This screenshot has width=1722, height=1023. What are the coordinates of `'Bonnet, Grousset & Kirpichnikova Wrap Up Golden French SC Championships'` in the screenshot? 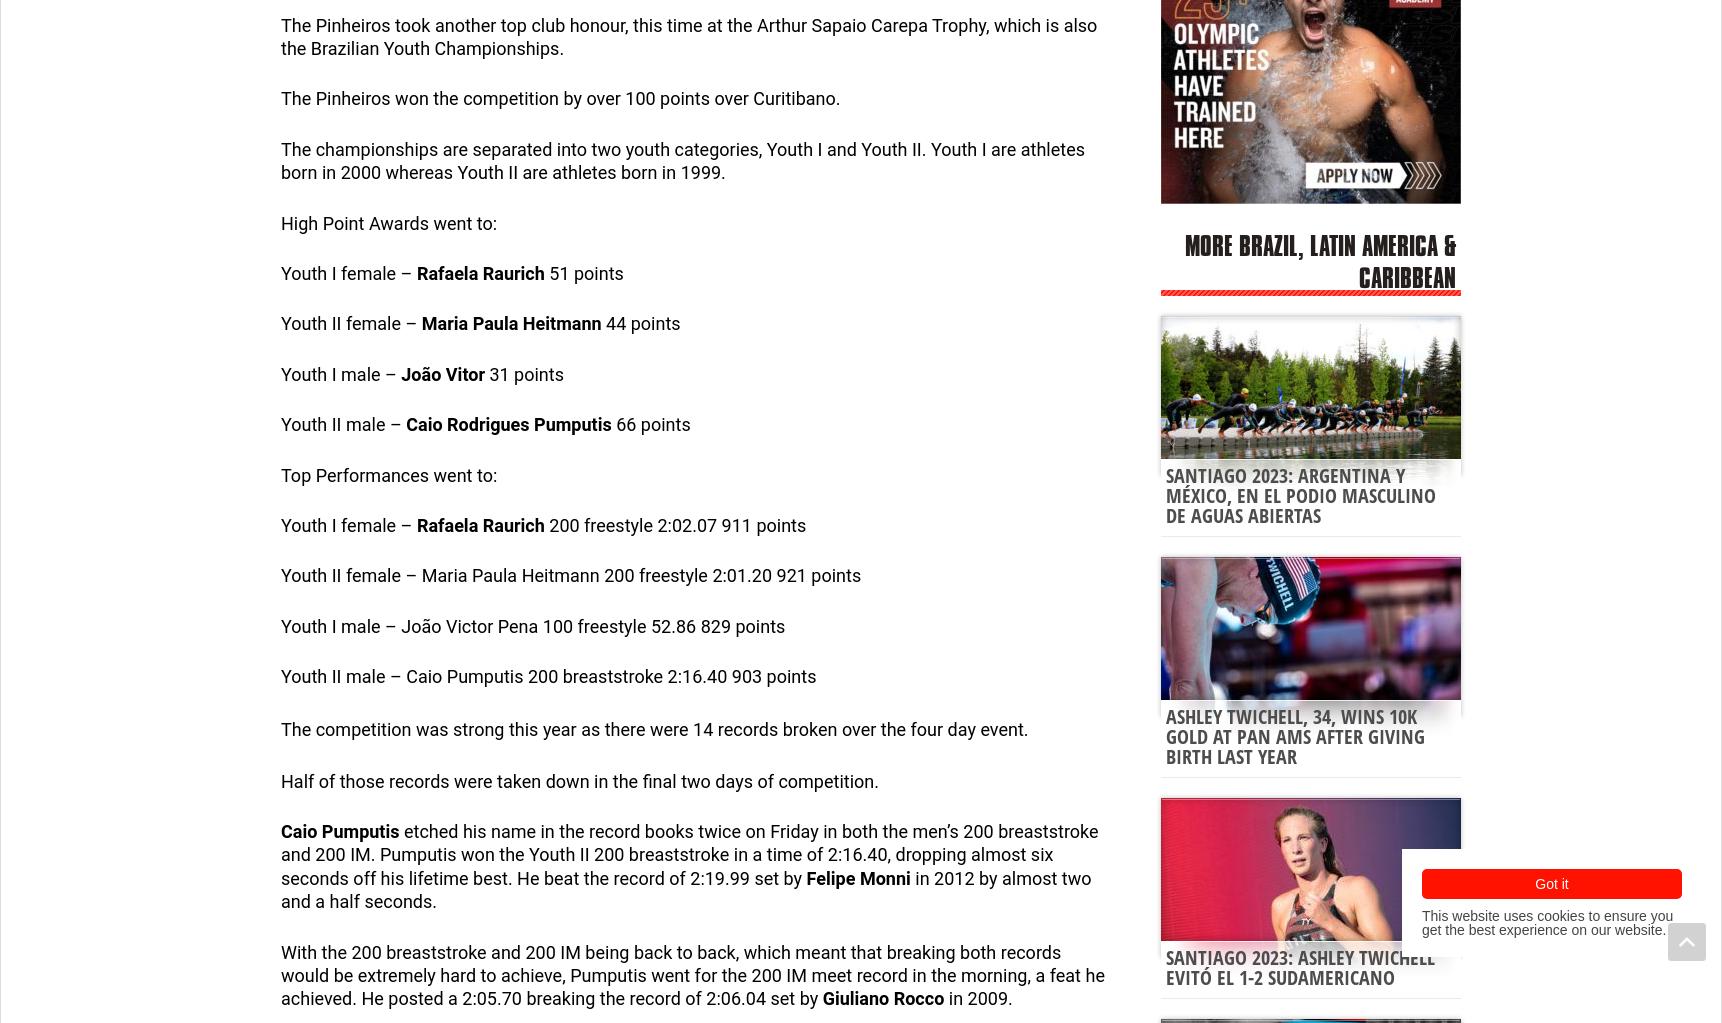 It's located at (198, 924).